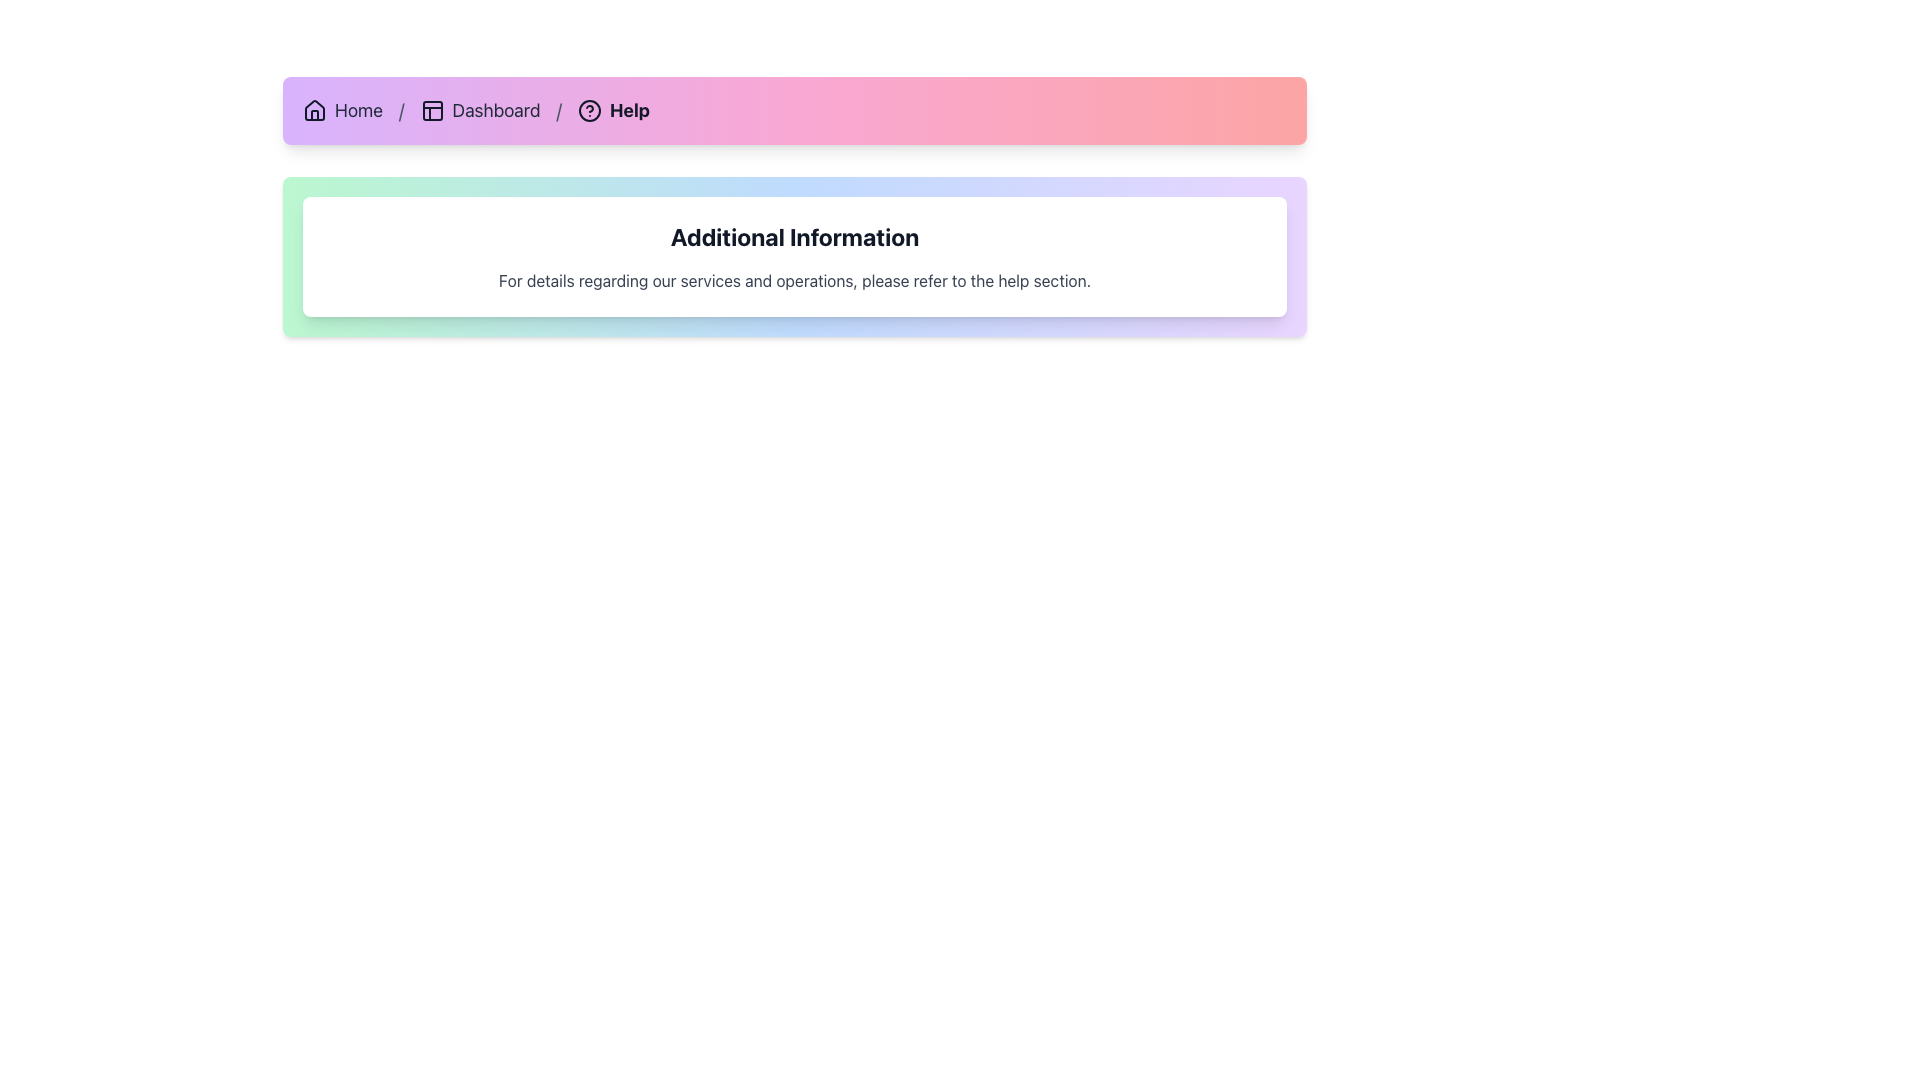 The height and width of the screenshot is (1080, 1920). I want to click on the help section text label located in the top-right section of the navigation bar, adjacent to the question mark icon, so click(628, 111).